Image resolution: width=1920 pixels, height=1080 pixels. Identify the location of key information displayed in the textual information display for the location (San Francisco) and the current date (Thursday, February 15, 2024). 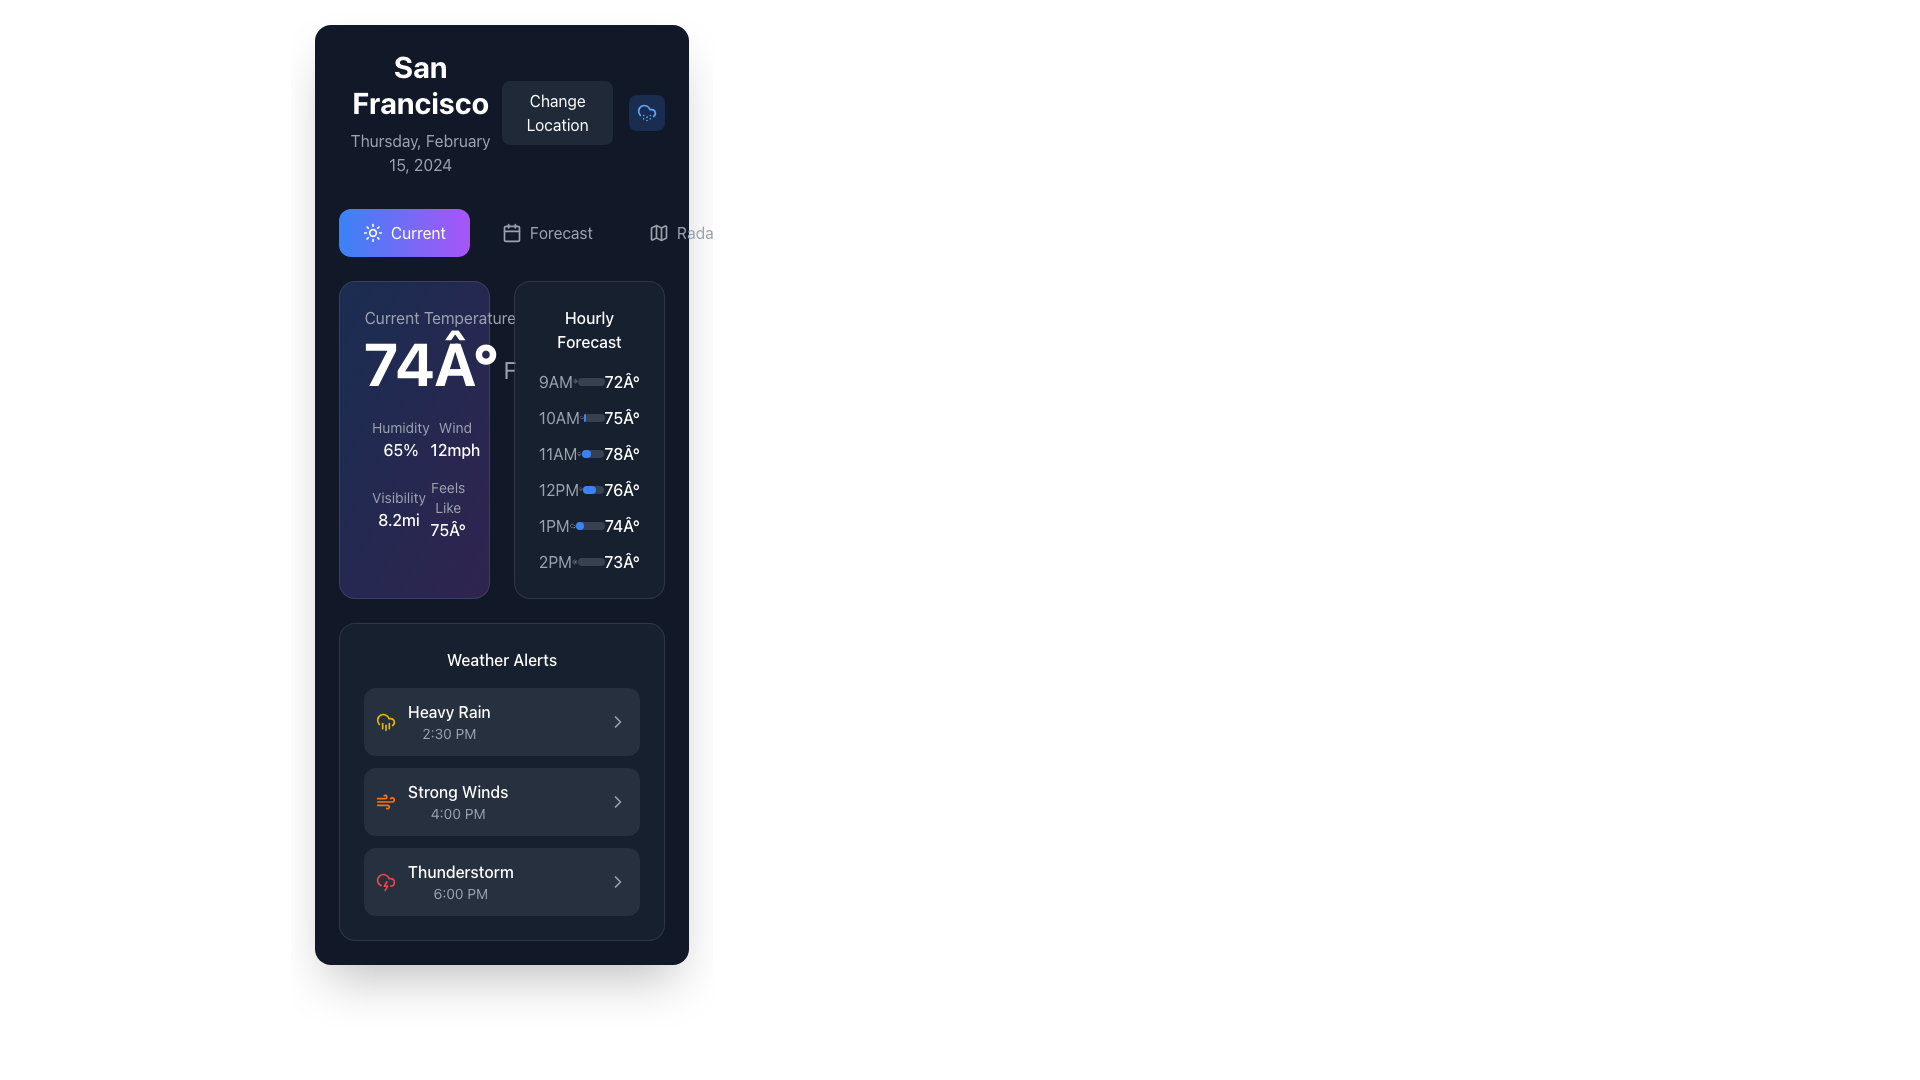
(419, 112).